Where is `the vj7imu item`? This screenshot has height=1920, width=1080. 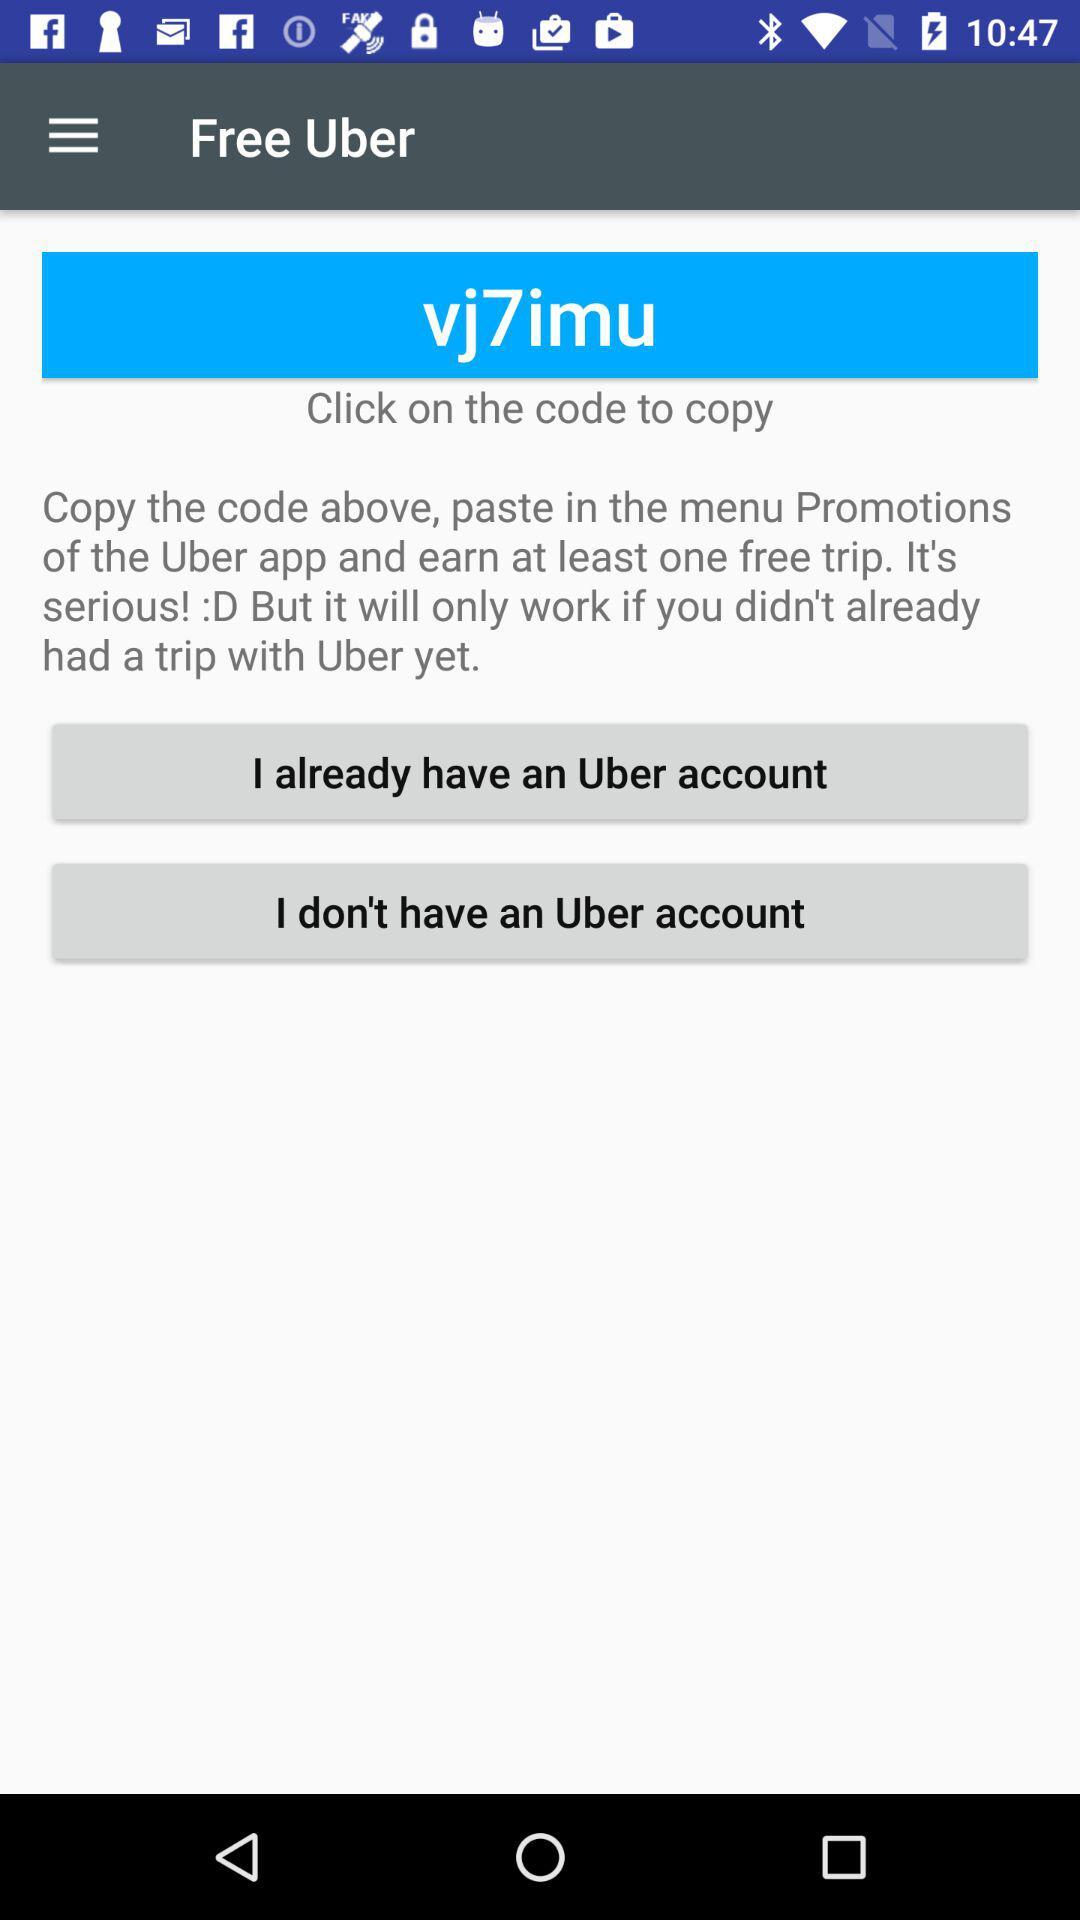
the vj7imu item is located at coordinates (540, 314).